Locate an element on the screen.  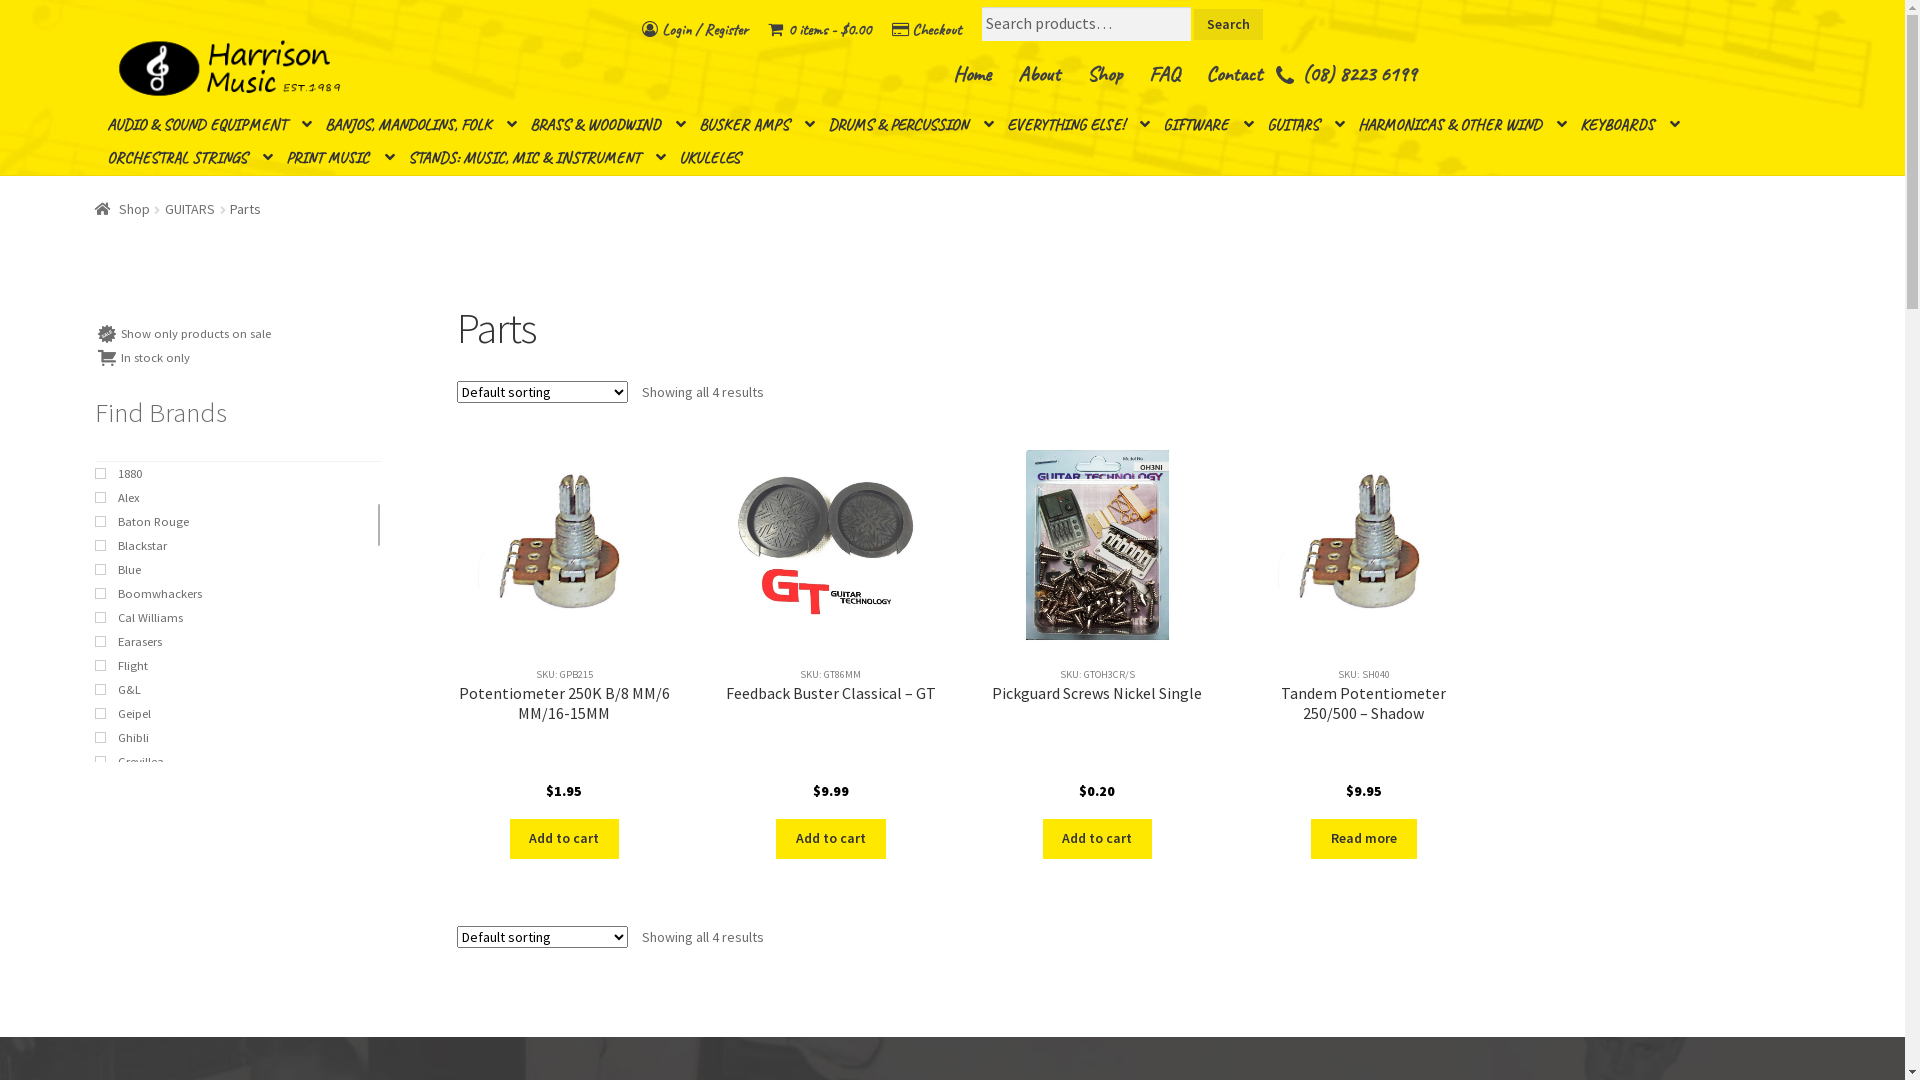
'EVERYTHING ELSE!' is located at coordinates (1077, 125).